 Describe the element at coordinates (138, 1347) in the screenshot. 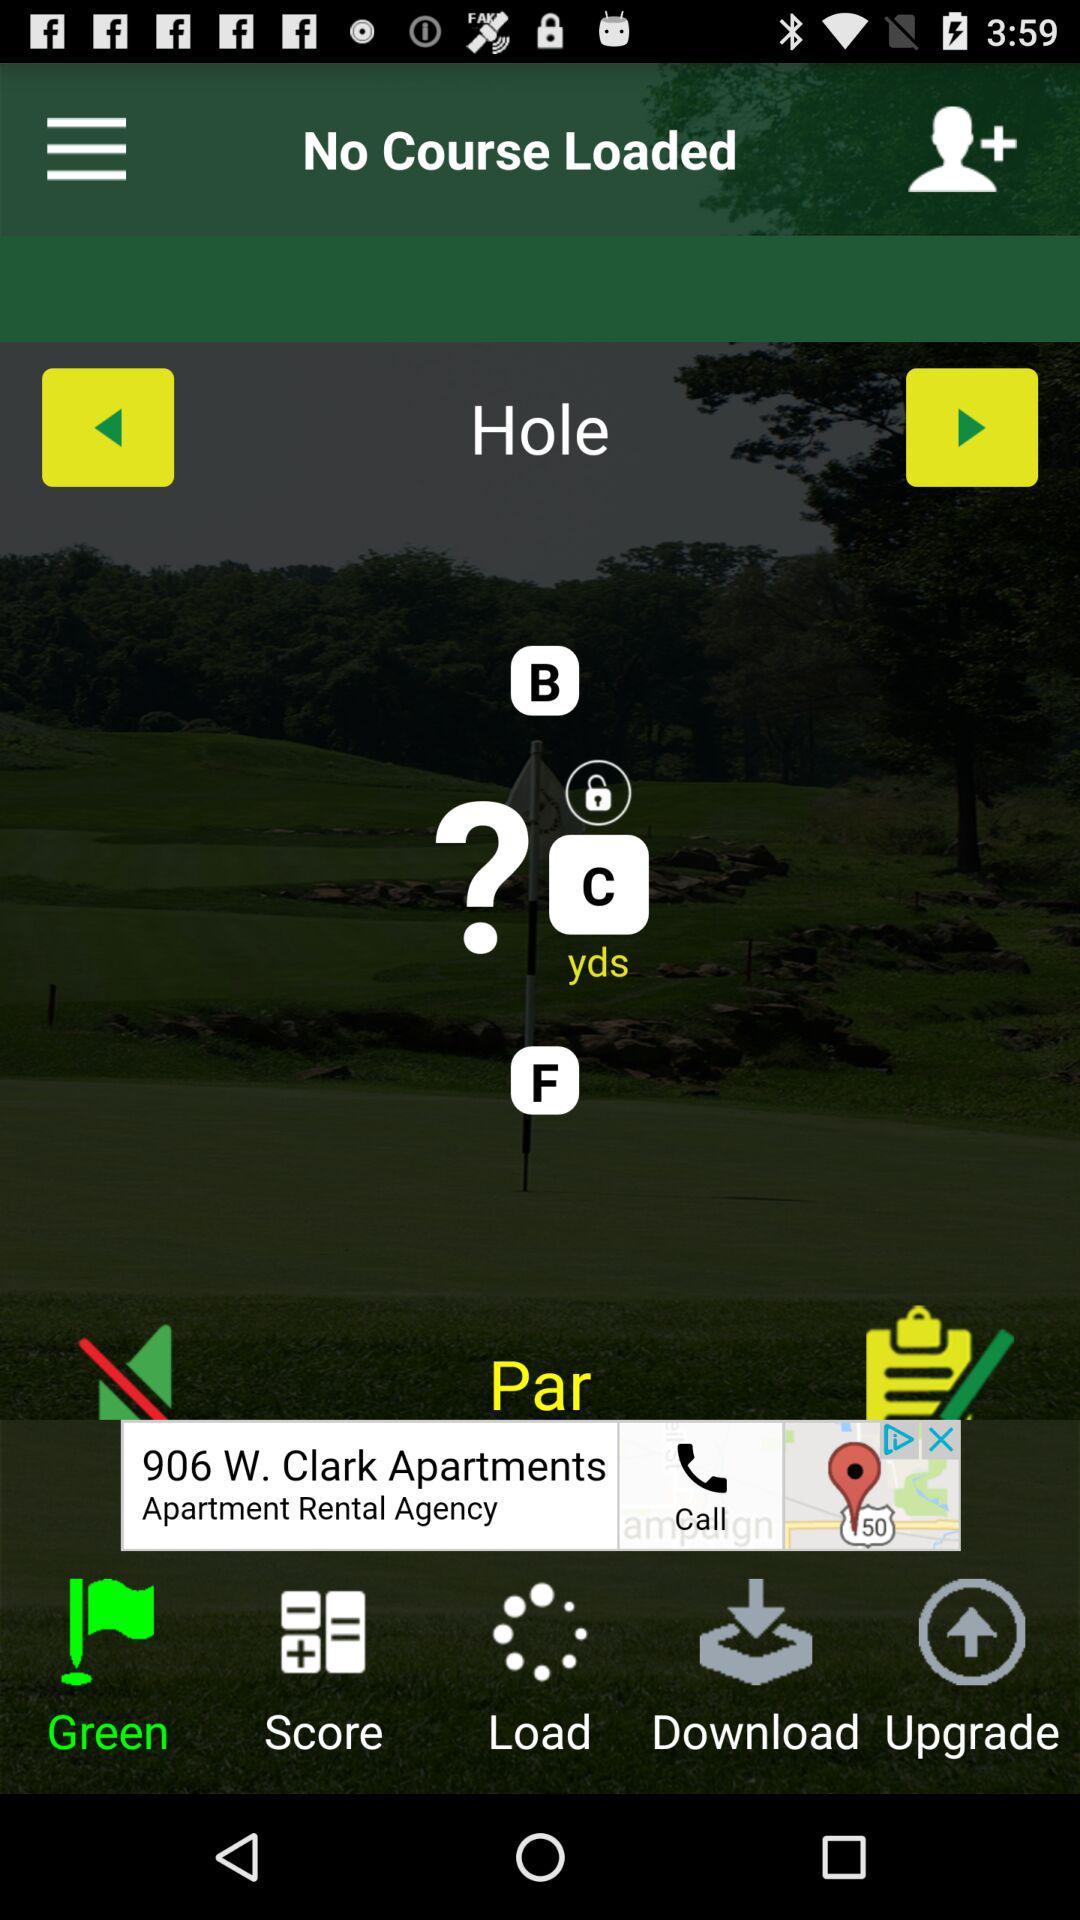

I see `click mute option` at that location.